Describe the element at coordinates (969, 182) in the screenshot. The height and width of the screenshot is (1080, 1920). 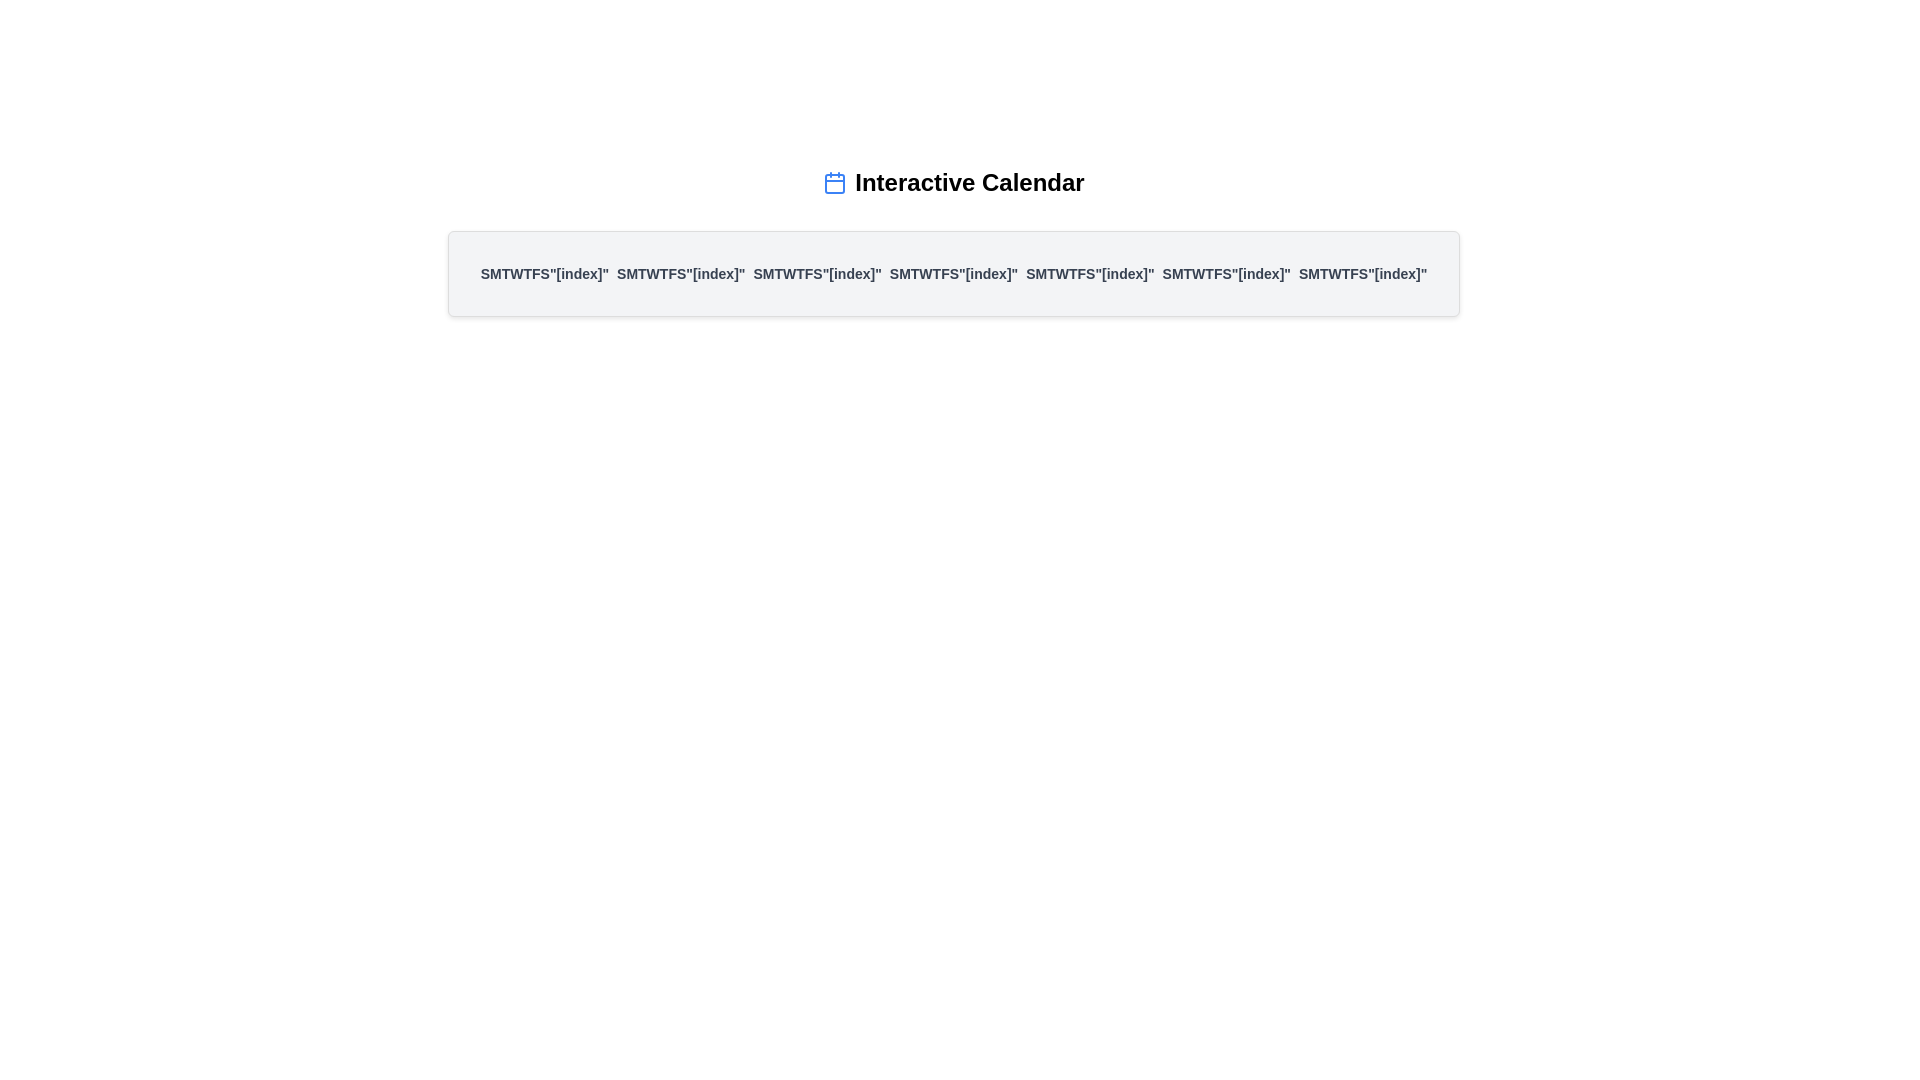
I see `the heading labeled 'Interactive Calendar', which is prominently styled in bold and larger font, to engage with adjacent interactive elements` at that location.